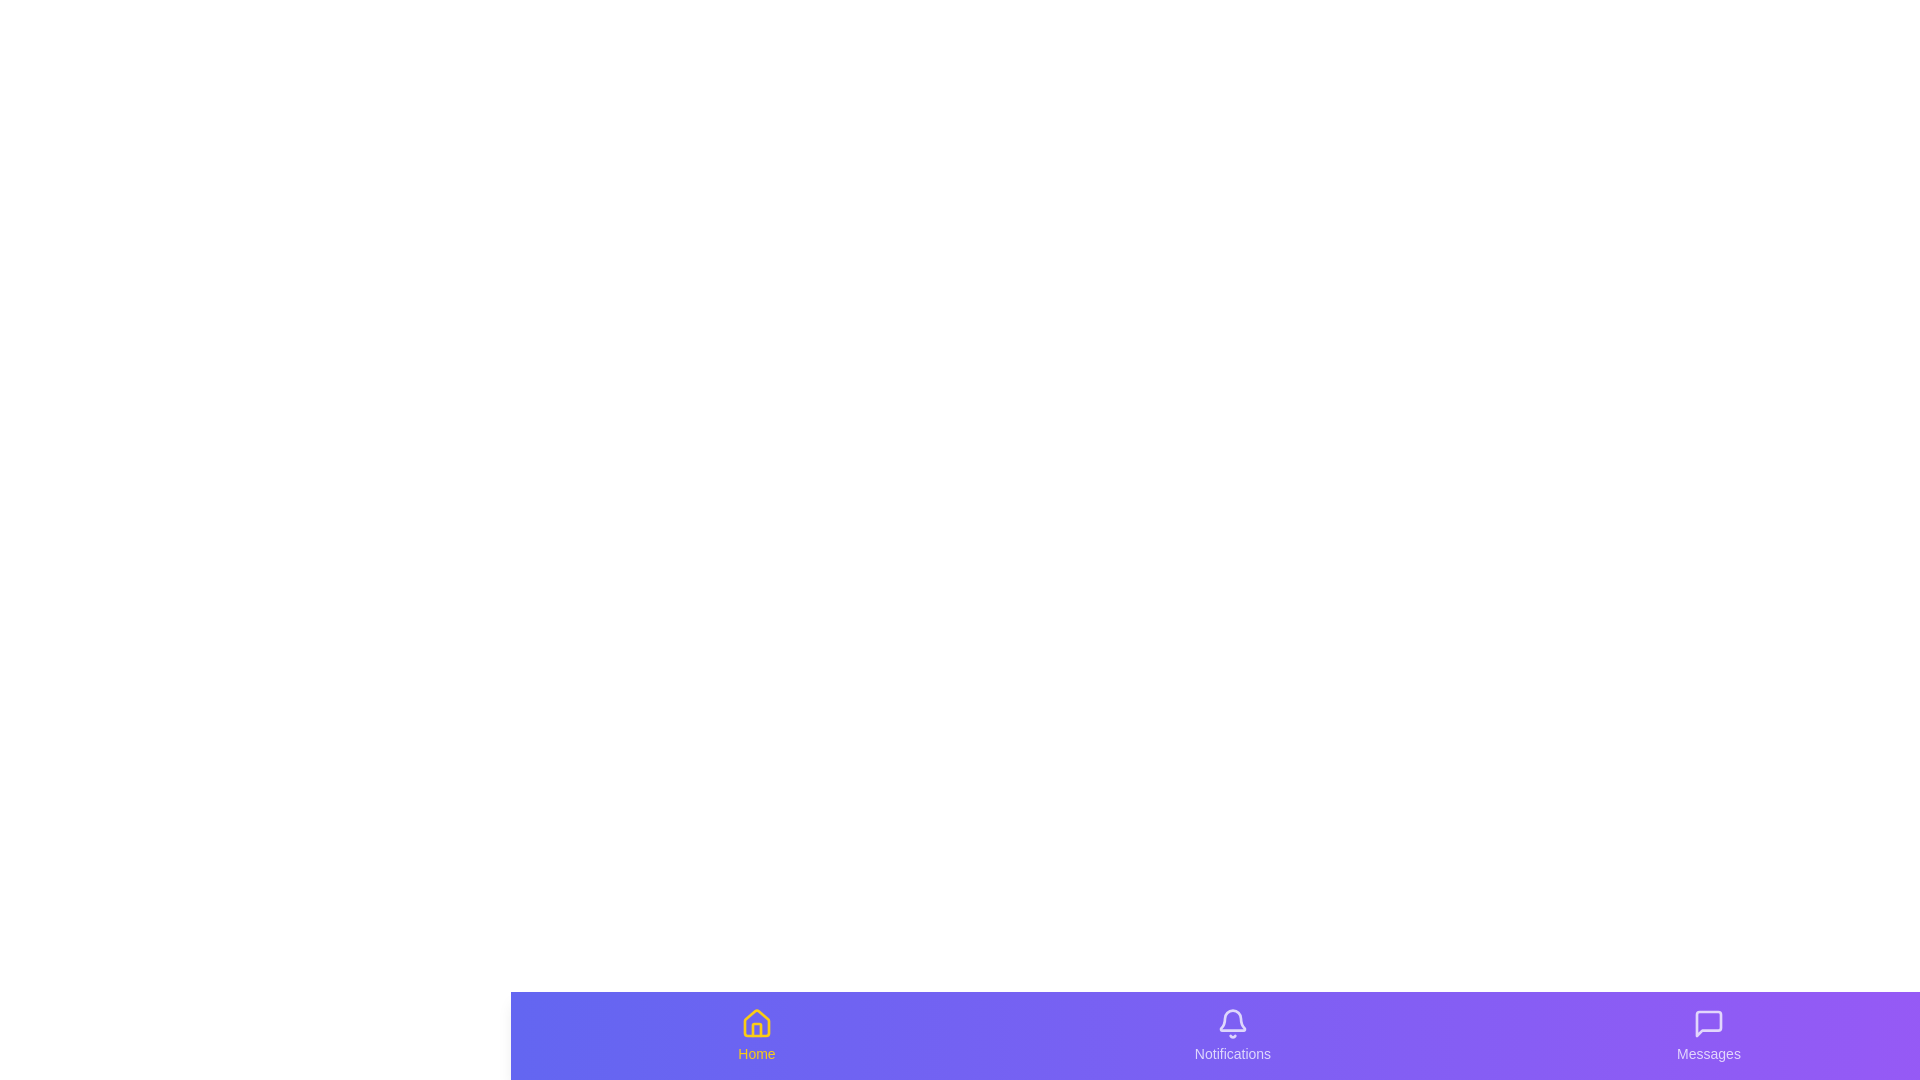 The width and height of the screenshot is (1920, 1080). Describe the element at coordinates (1232, 1035) in the screenshot. I see `the Notifications icon to activate its functionality` at that location.